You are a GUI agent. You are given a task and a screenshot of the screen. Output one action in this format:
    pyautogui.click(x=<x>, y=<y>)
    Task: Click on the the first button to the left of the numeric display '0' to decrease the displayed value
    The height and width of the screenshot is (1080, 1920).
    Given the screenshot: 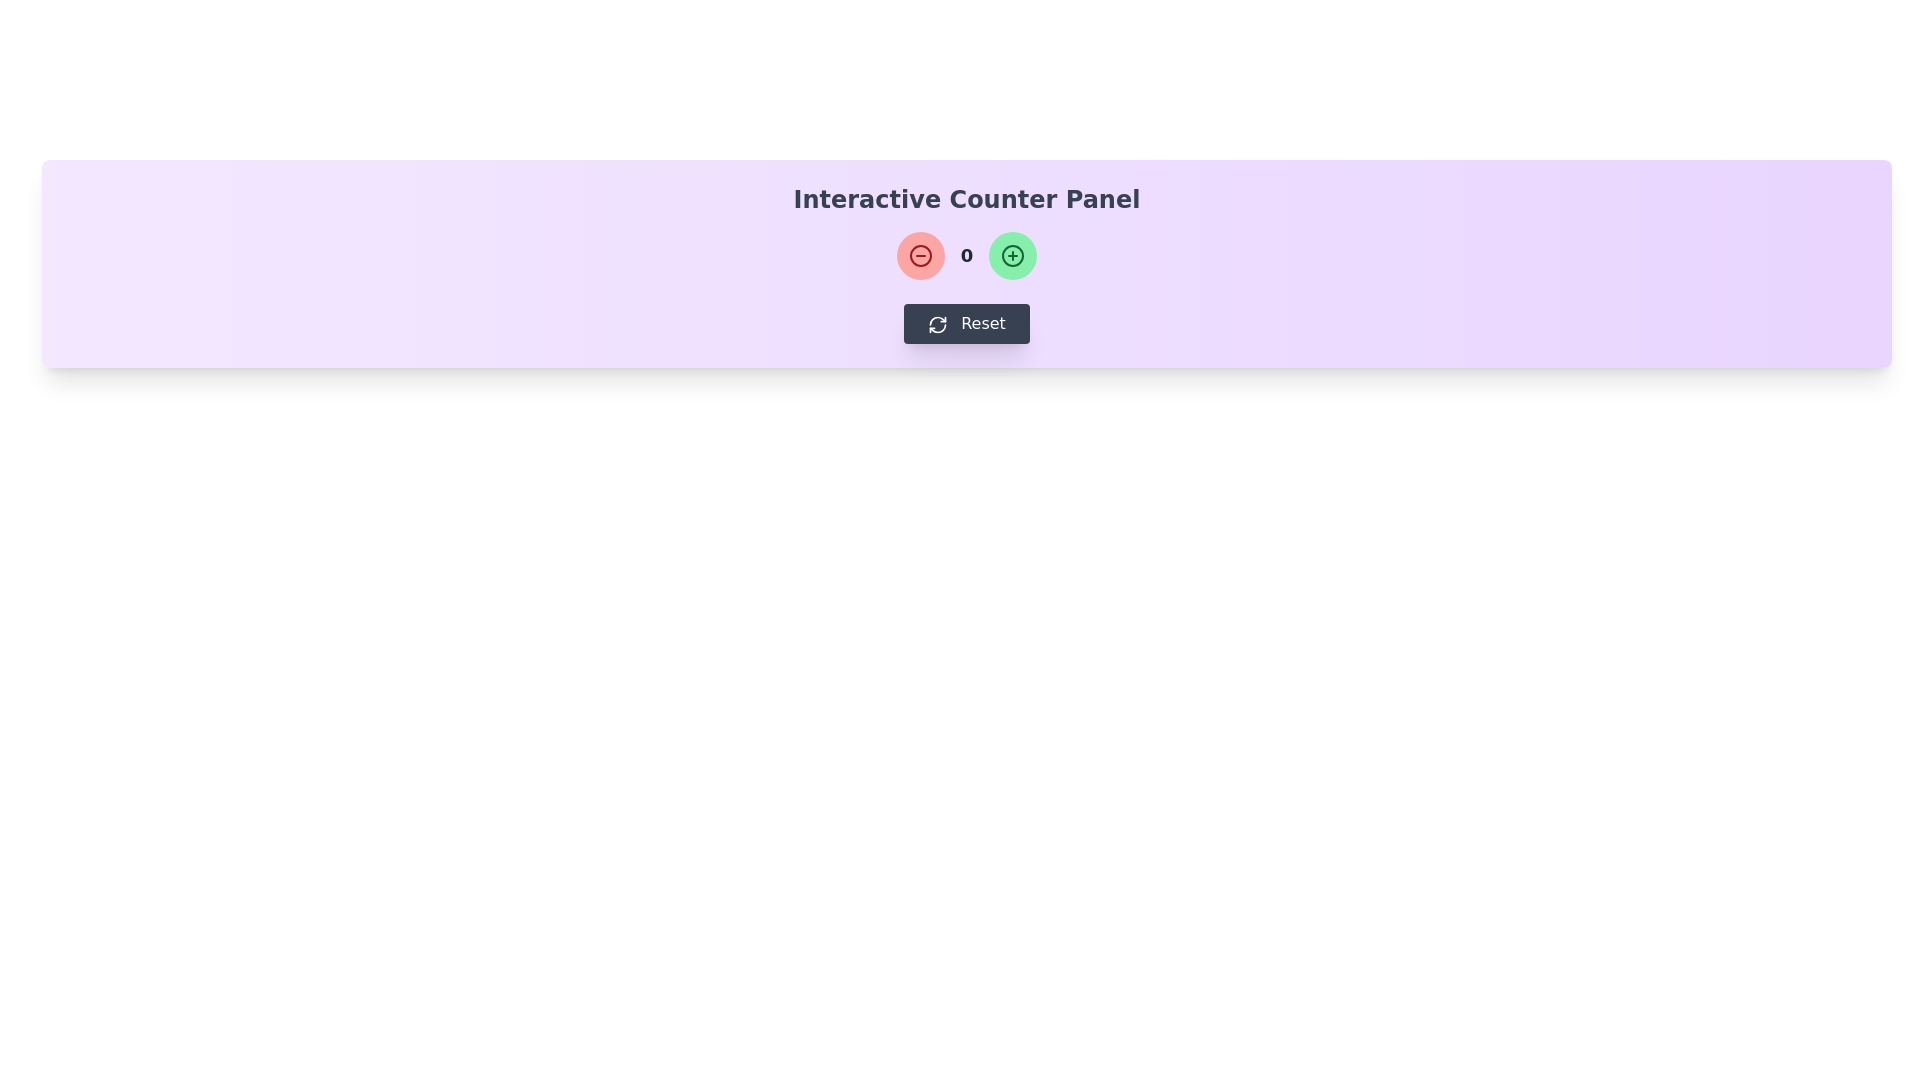 What is the action you would take?
    pyautogui.click(x=919, y=254)
    